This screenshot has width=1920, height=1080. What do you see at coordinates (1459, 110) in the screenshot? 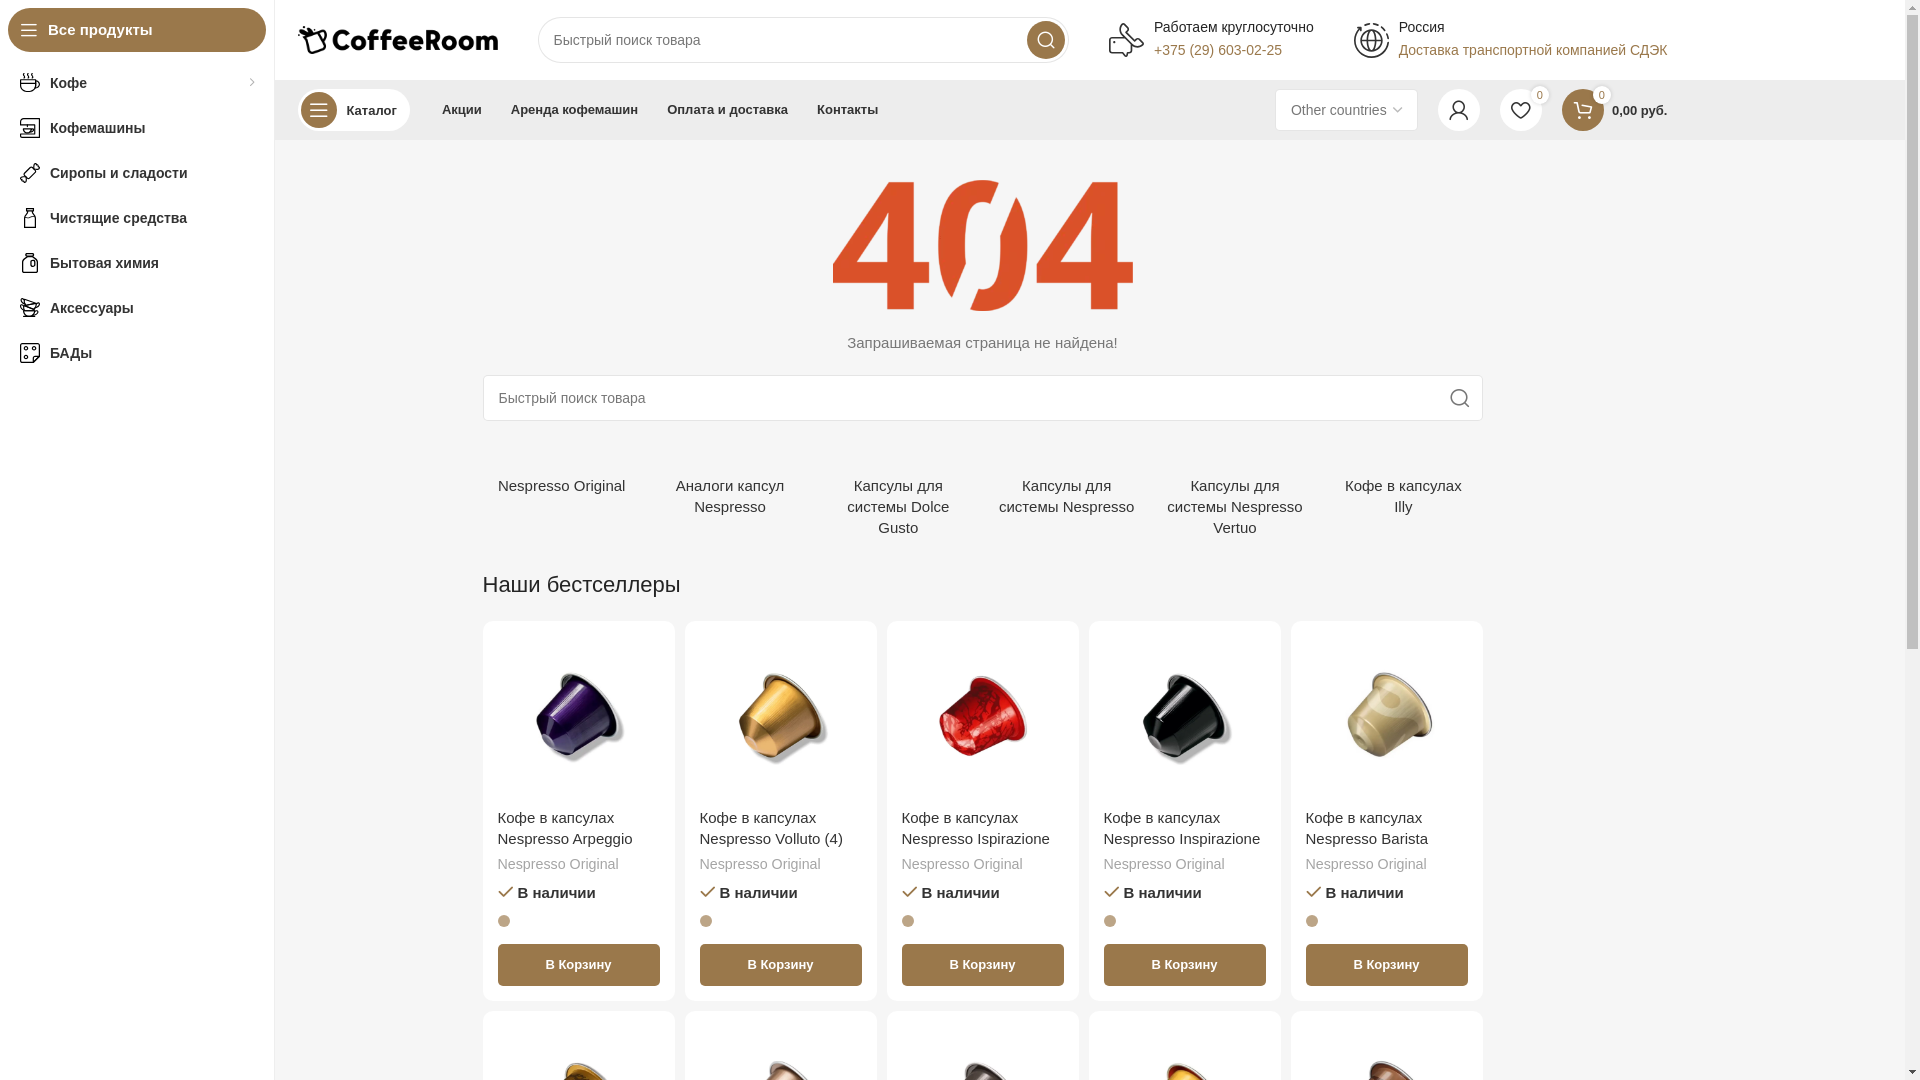
I see `'My account'` at bounding box center [1459, 110].